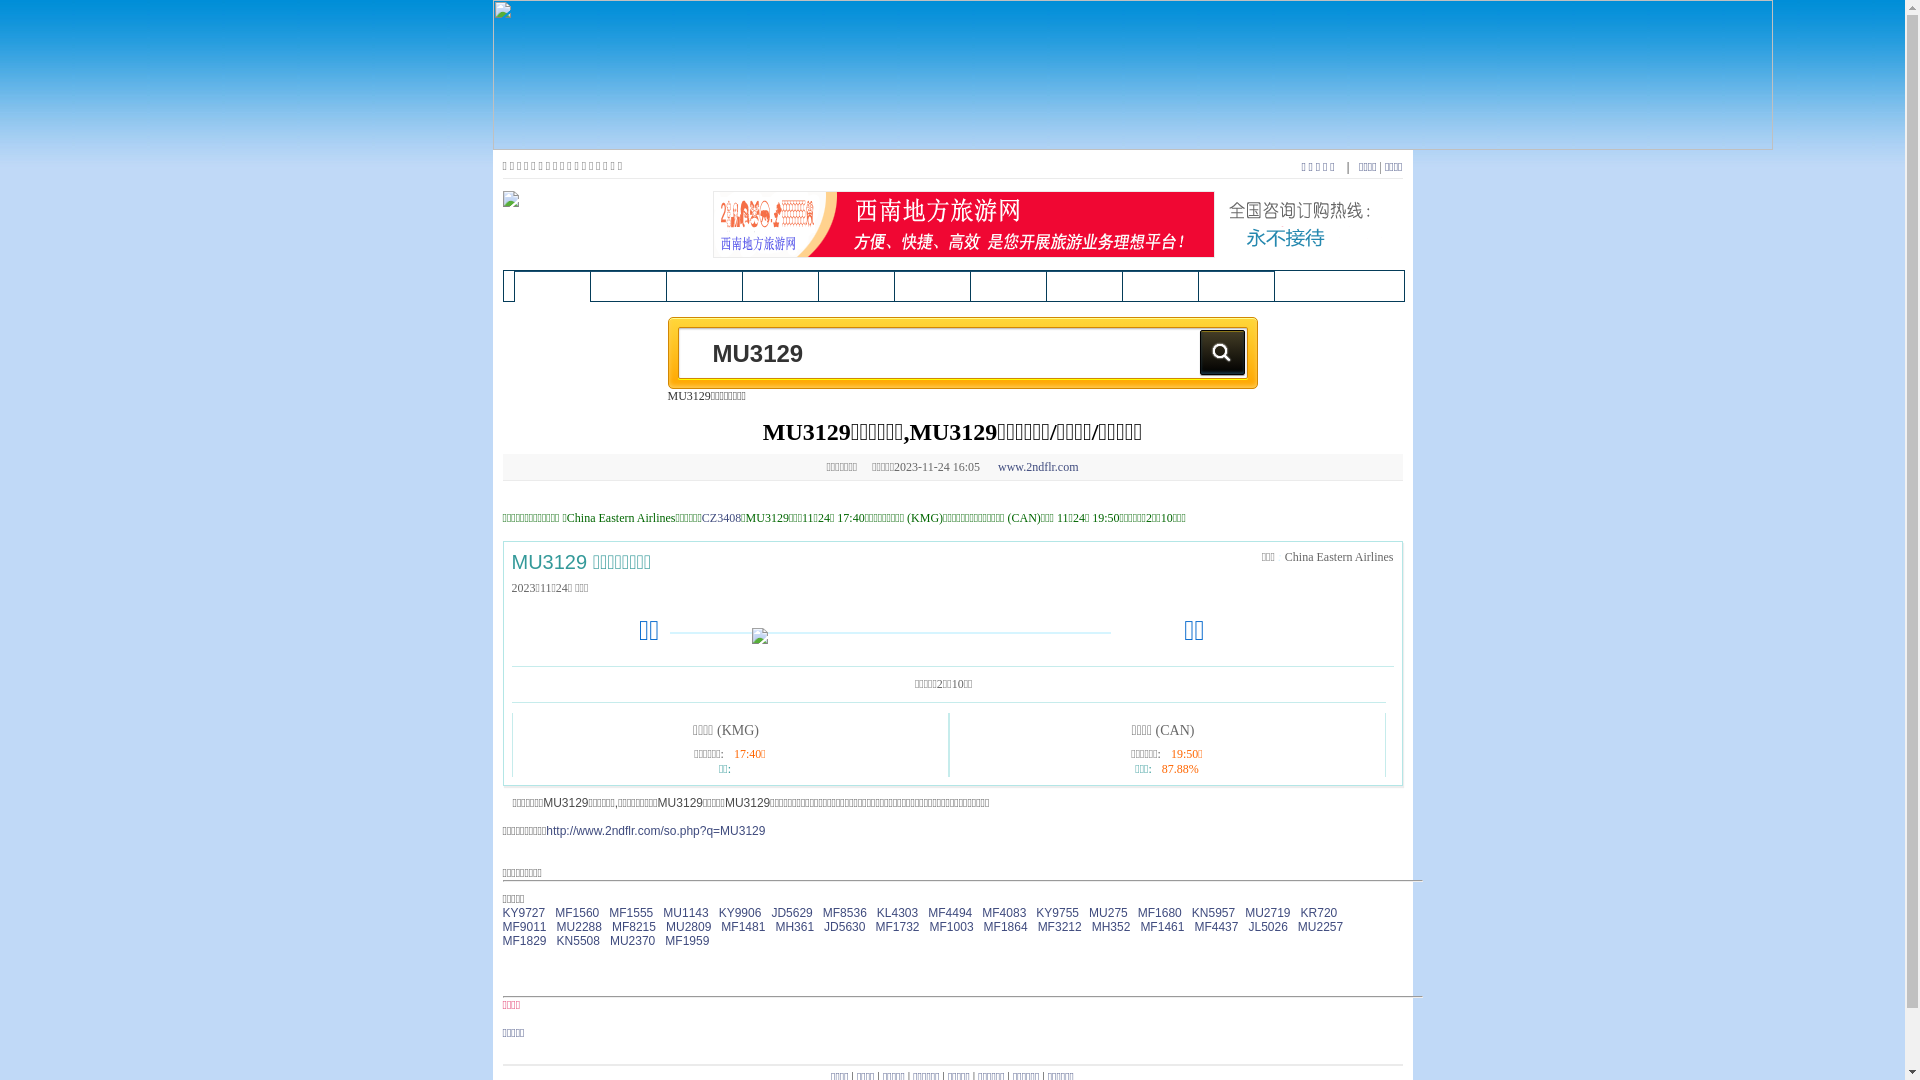  I want to click on 'MH361', so click(773, 926).